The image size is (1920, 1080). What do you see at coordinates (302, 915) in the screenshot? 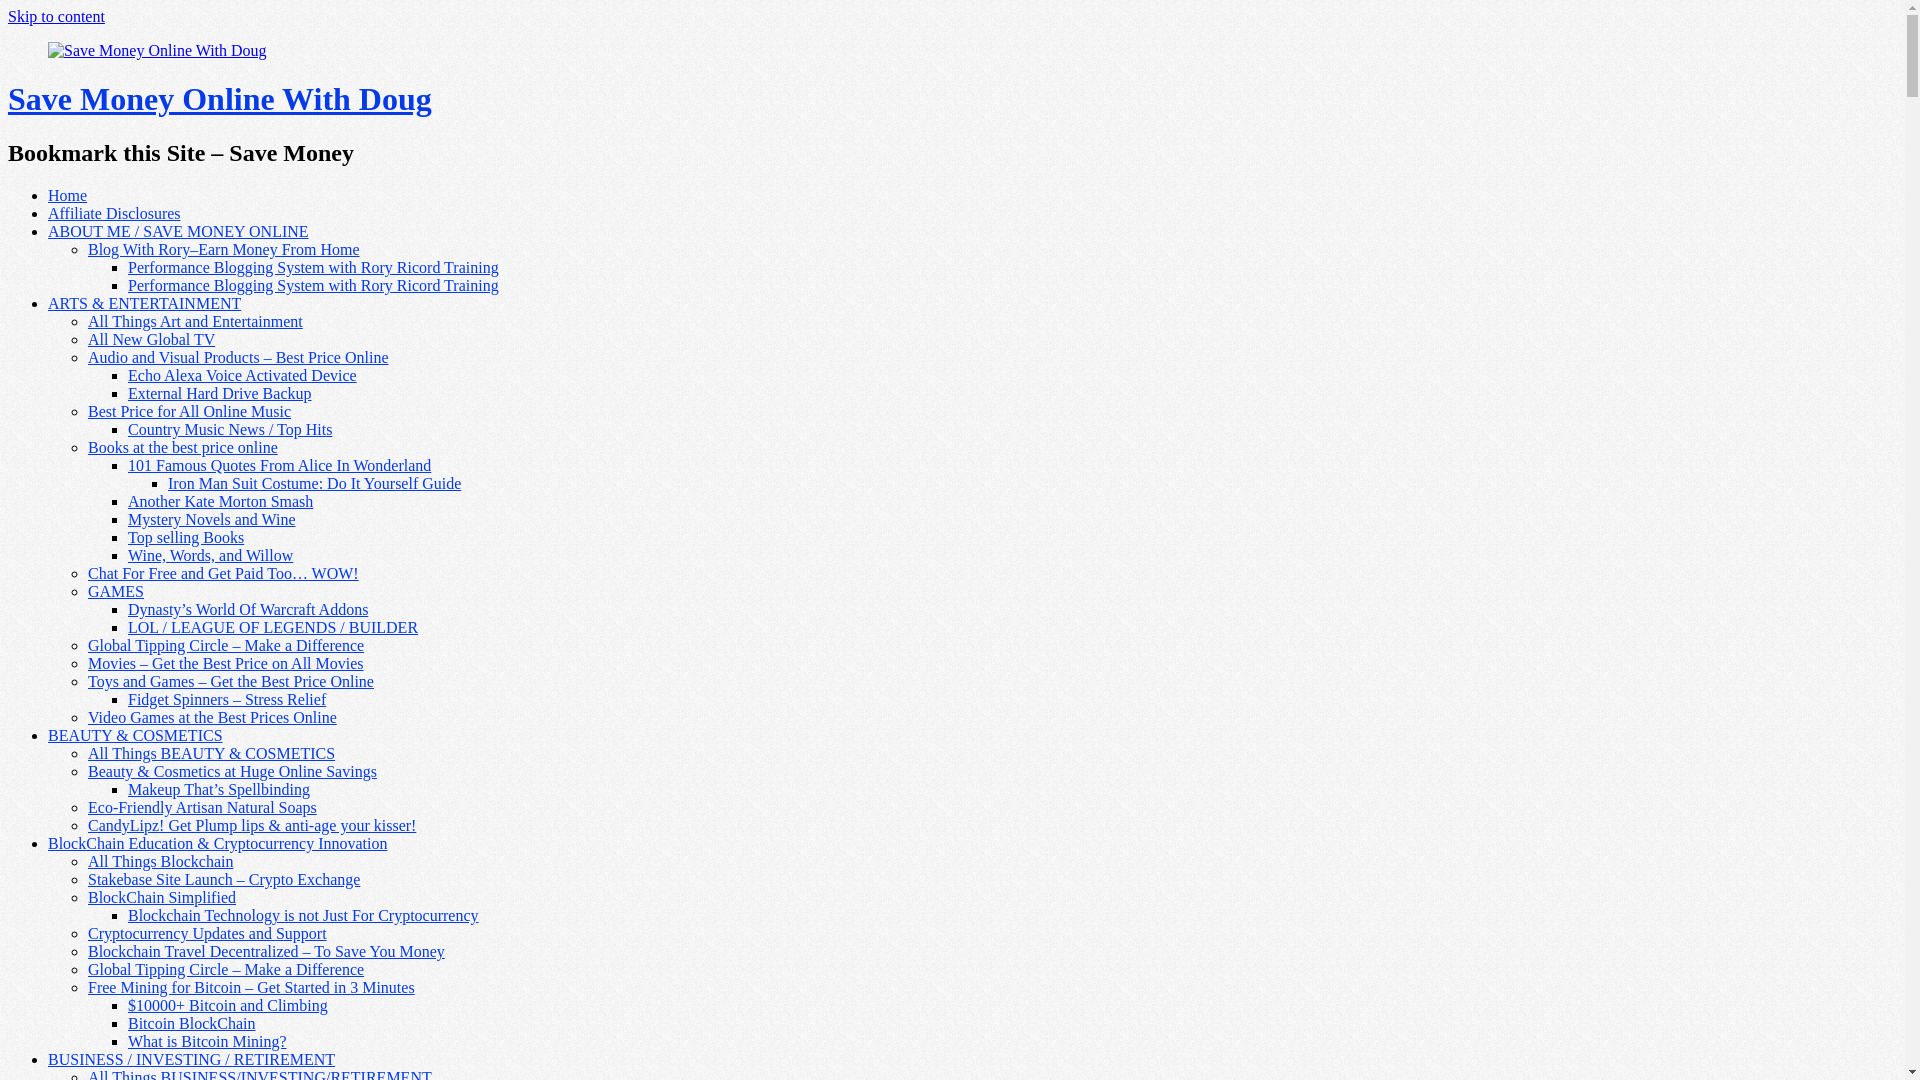
I see `'Blockchain Technology is not Just For Cryptocurrency'` at bounding box center [302, 915].